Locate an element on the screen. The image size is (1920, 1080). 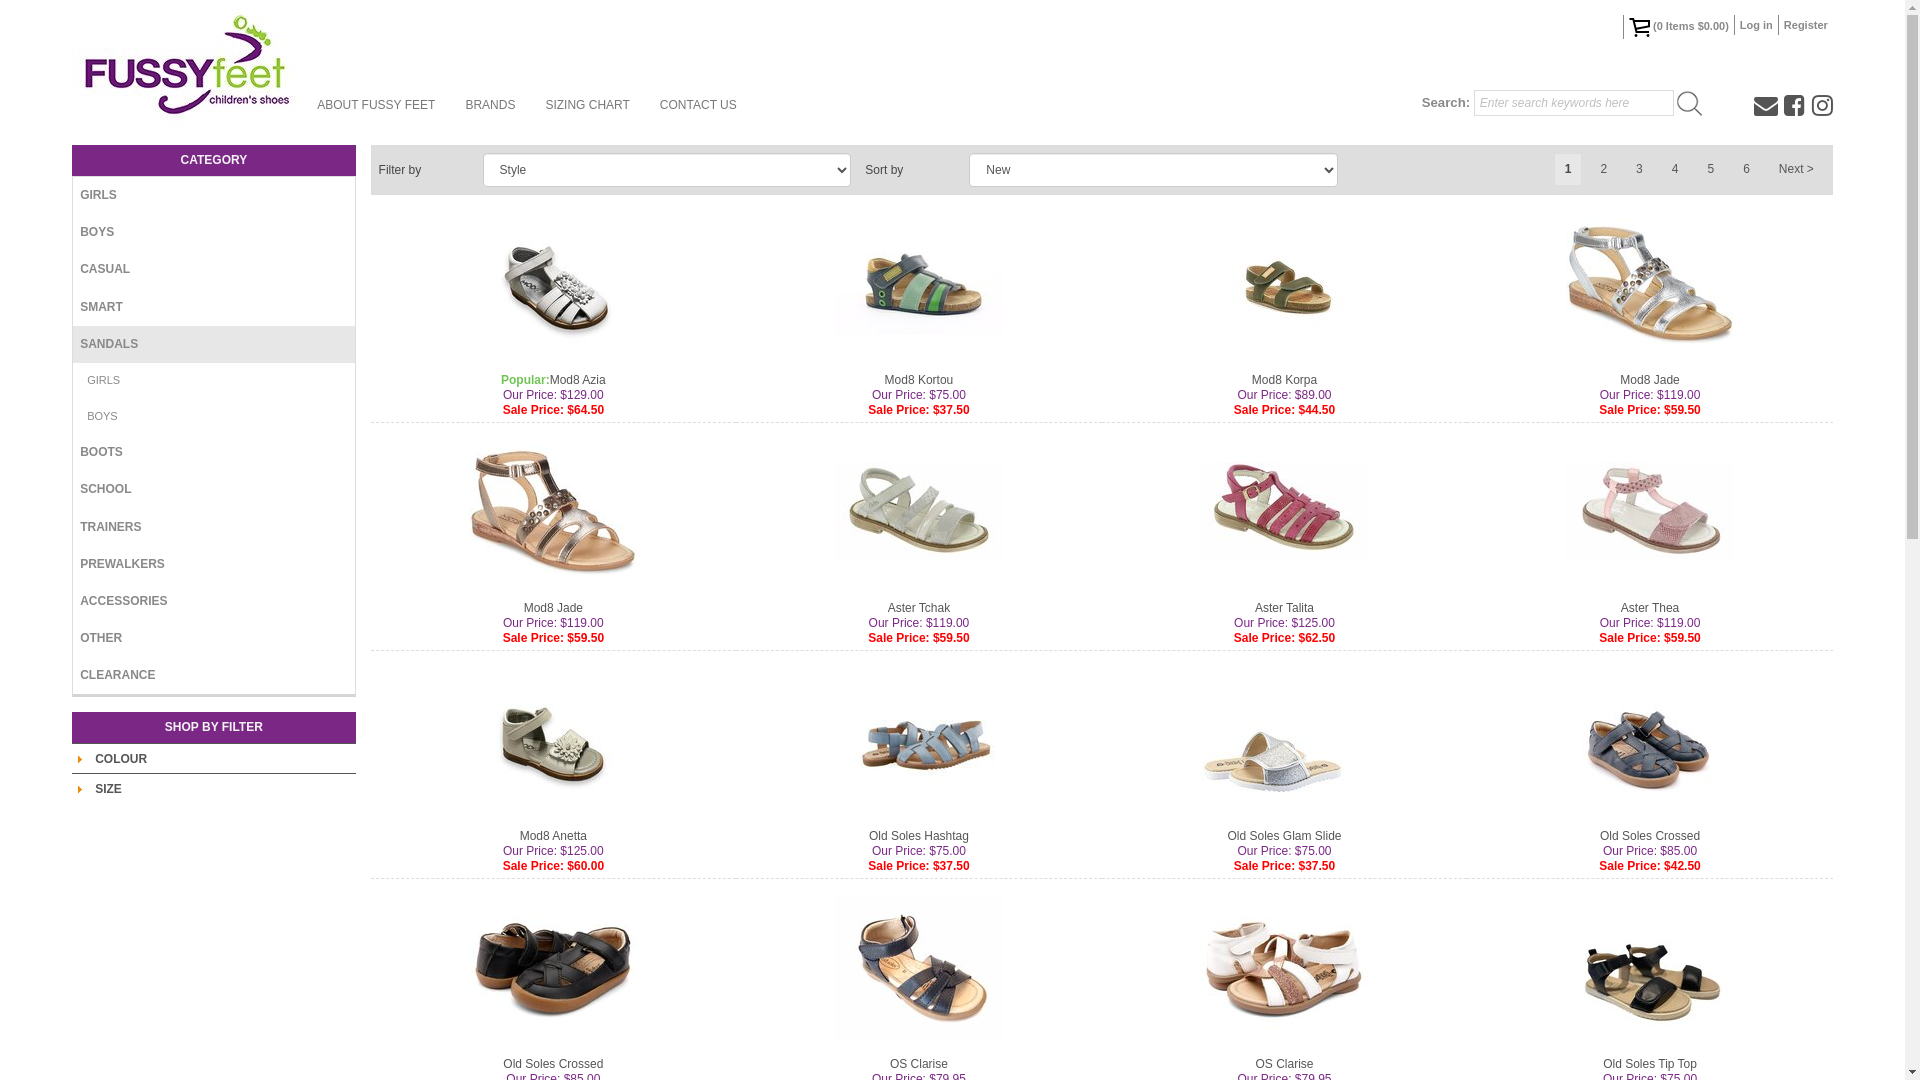
'4' is located at coordinates (1660, 168).